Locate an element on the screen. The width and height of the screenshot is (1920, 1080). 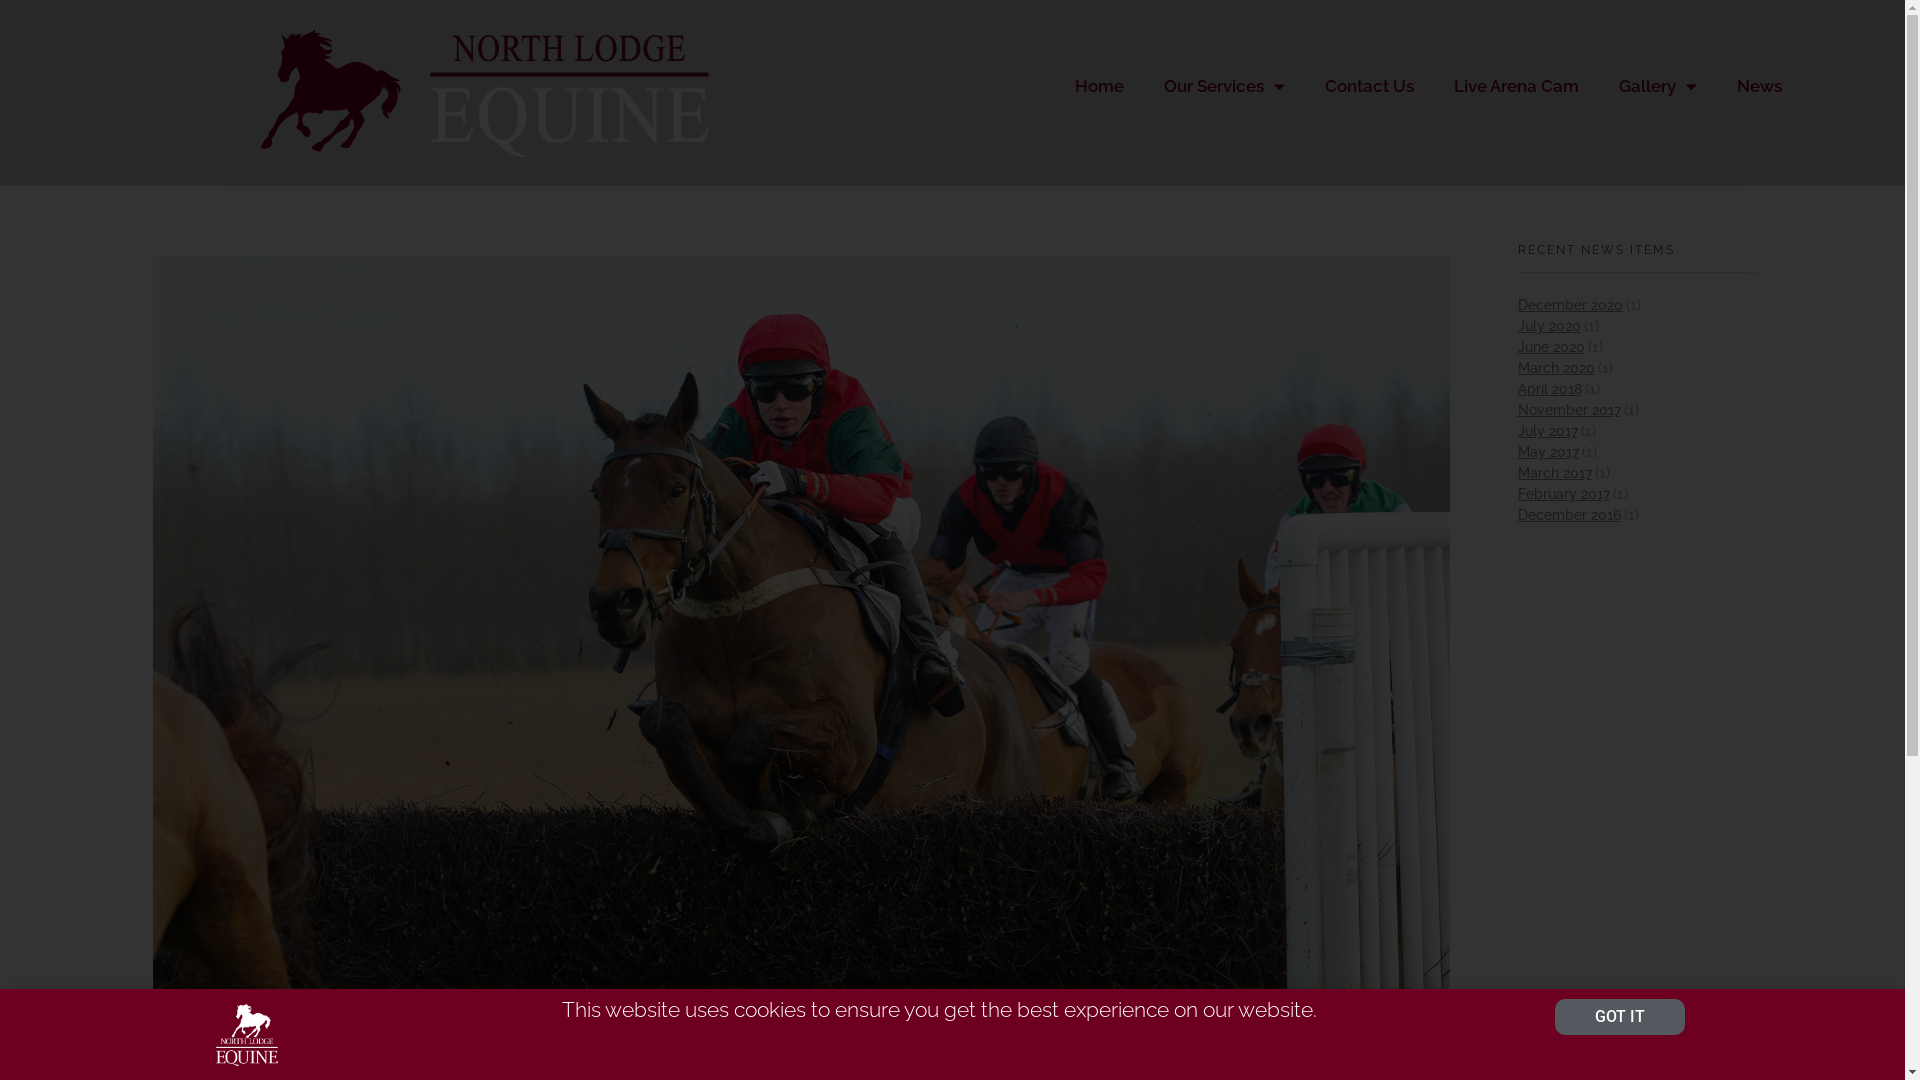
'Our Services' is located at coordinates (1143, 84).